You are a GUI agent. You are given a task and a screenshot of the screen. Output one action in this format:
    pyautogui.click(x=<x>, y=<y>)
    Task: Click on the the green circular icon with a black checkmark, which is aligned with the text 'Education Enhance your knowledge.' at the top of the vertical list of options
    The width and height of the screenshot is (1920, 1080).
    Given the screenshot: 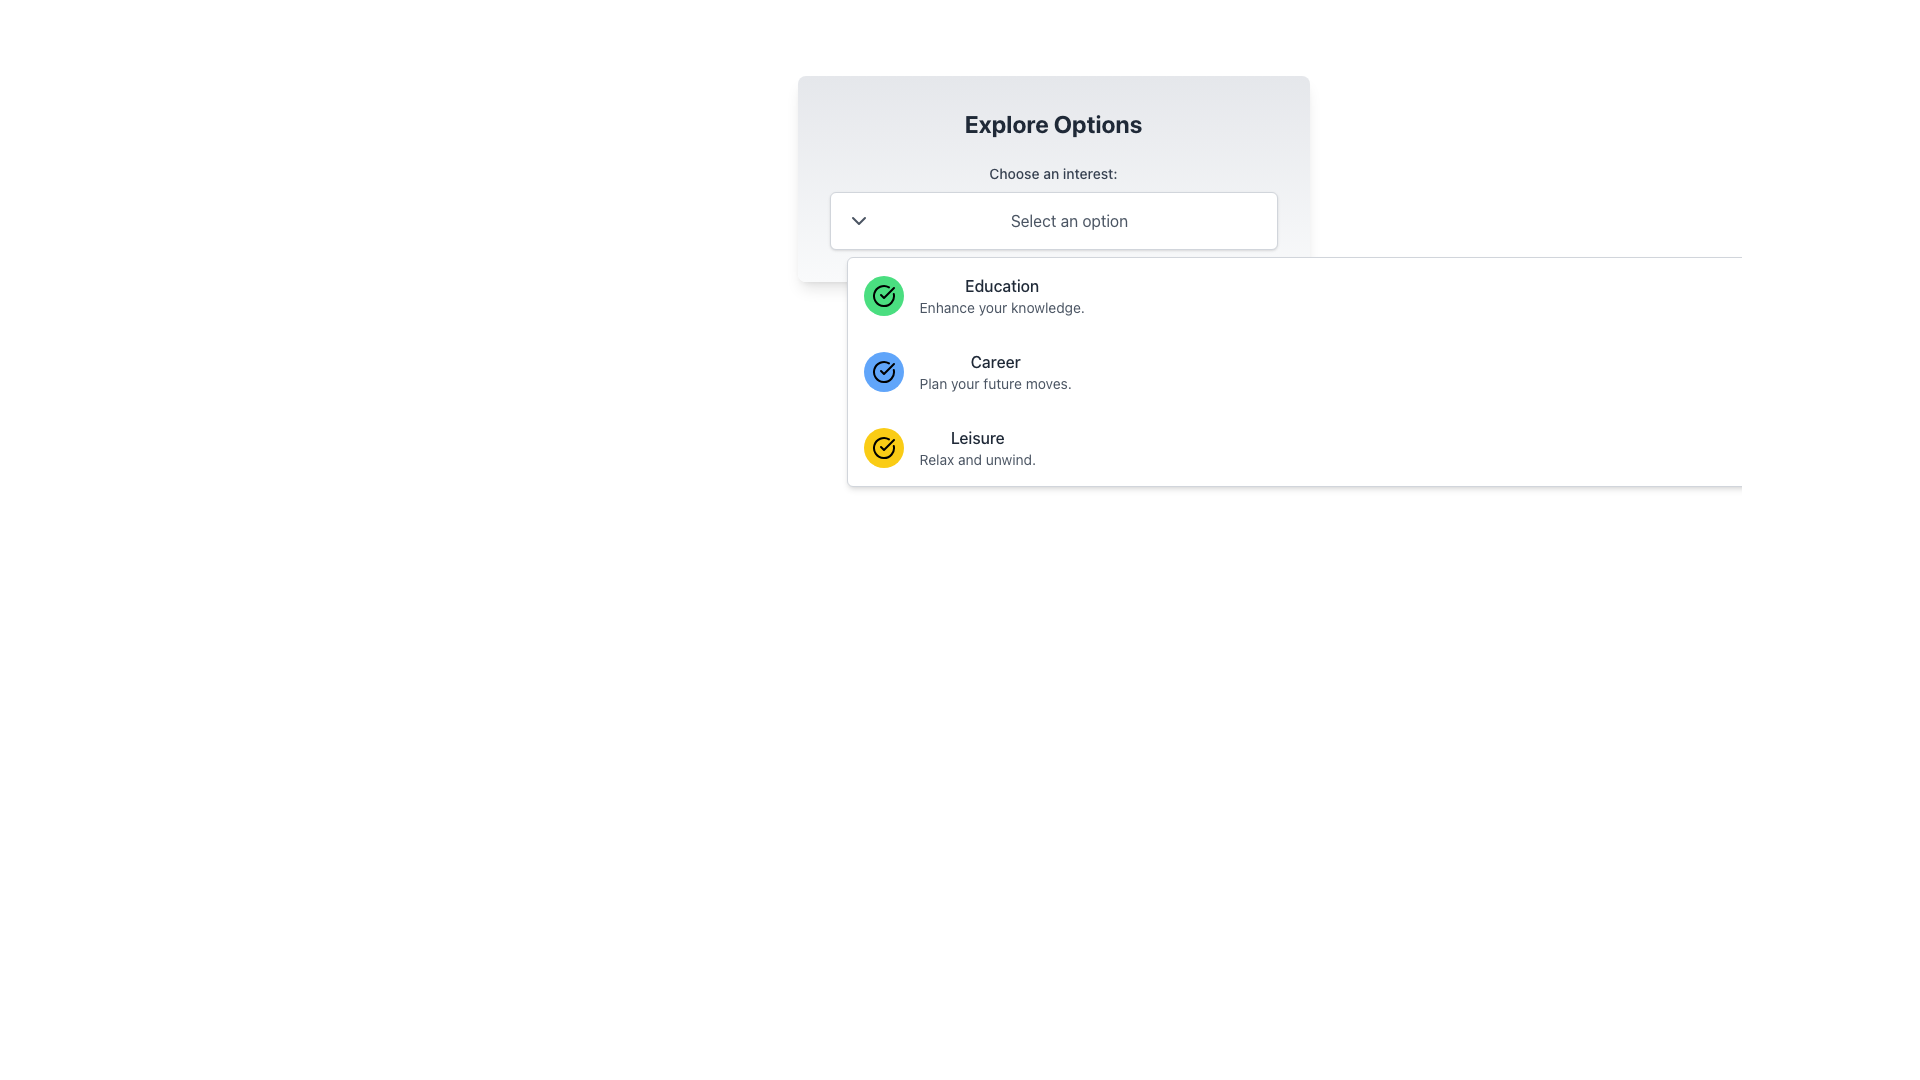 What is the action you would take?
    pyautogui.click(x=882, y=296)
    